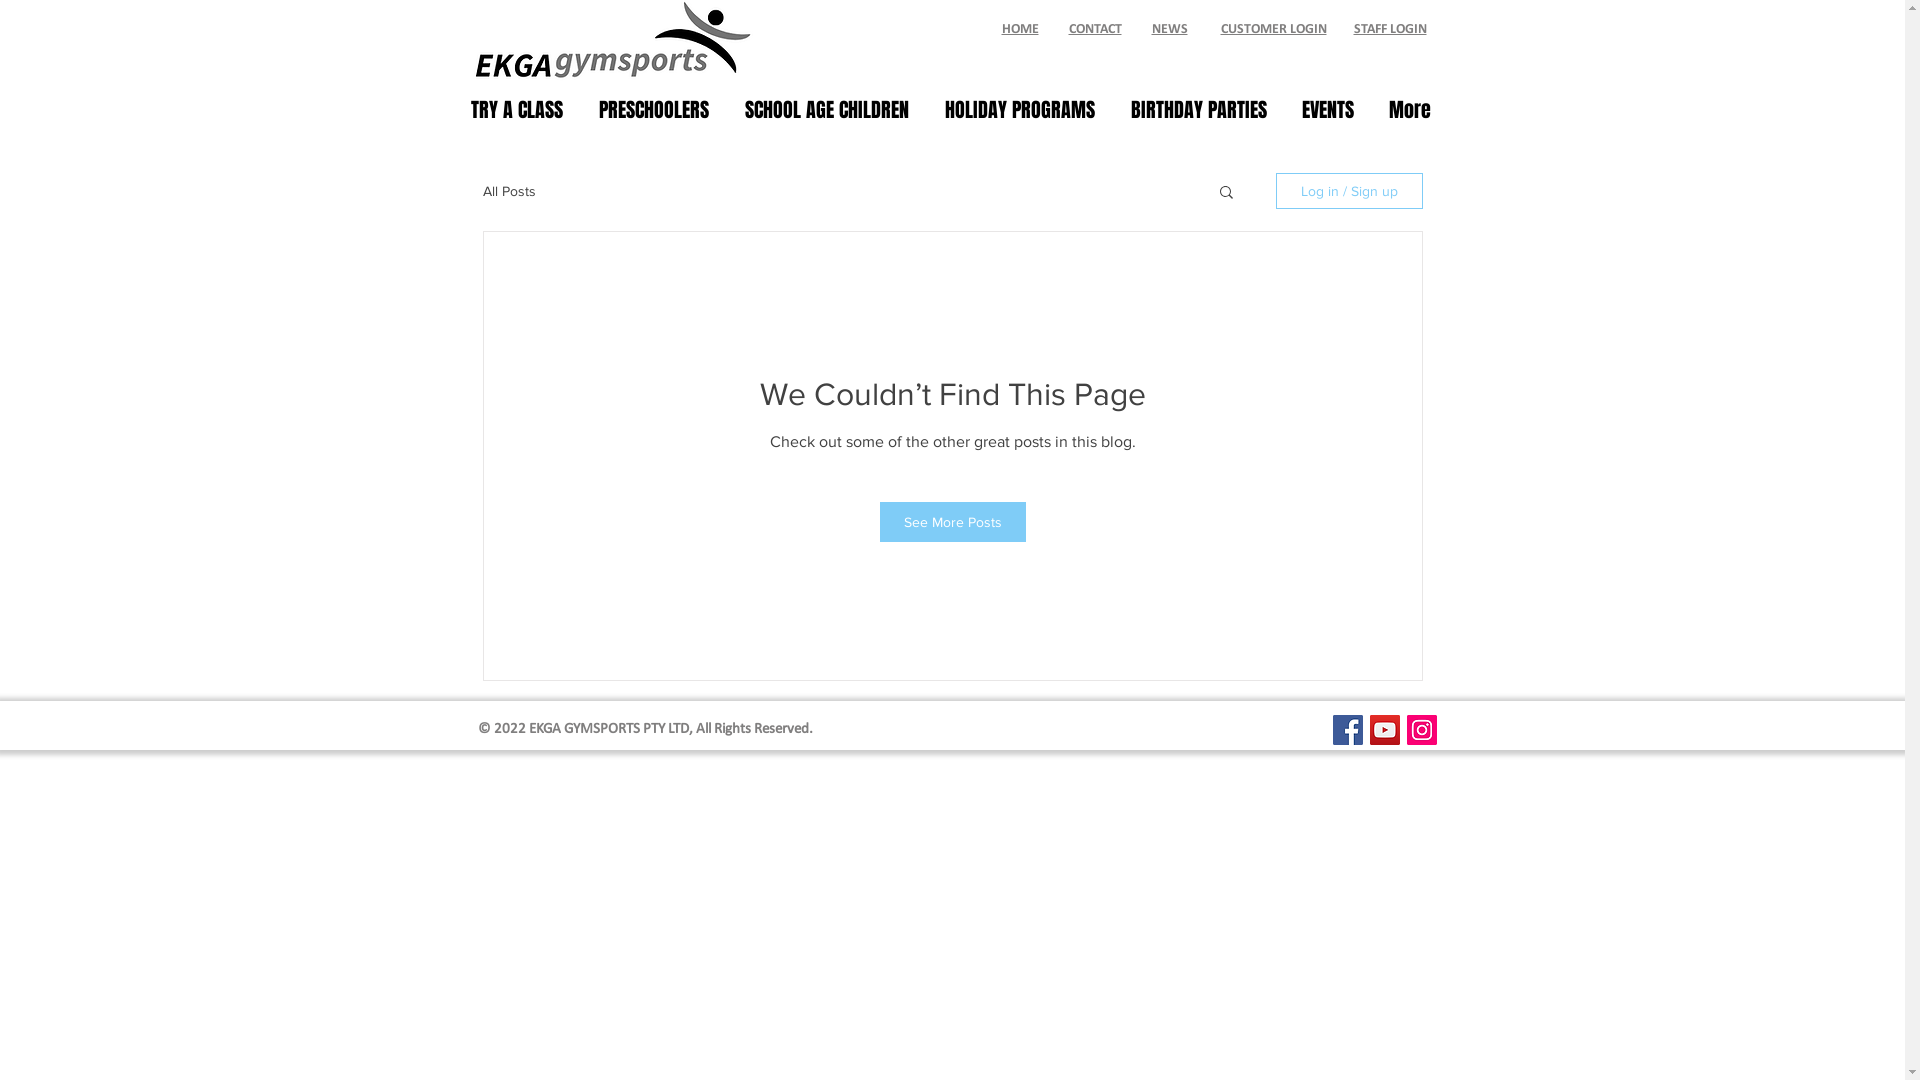 This screenshot has height=1080, width=1920. Describe the element at coordinates (1389, 29) in the screenshot. I see `'STAFF LOGIN'` at that location.